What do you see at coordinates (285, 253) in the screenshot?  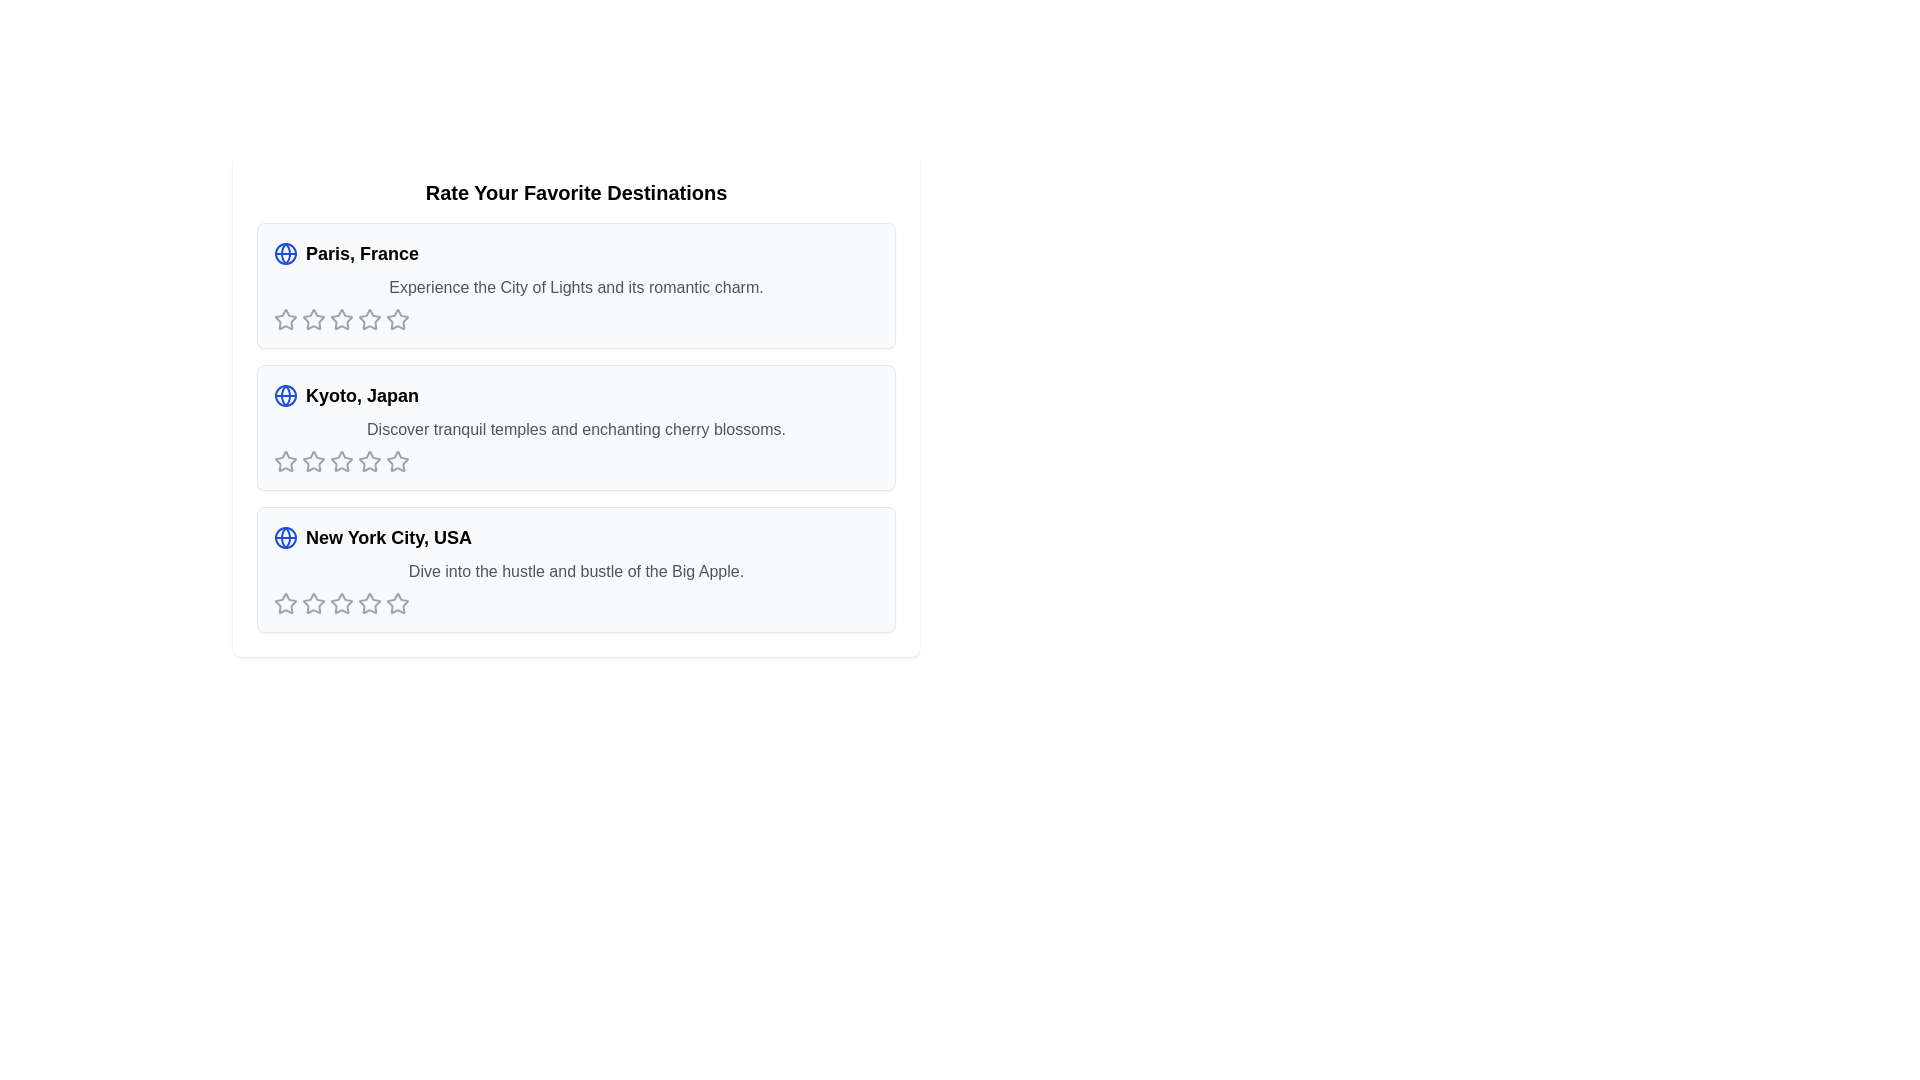 I see `the globe icon representing 'Paris, France' in the 'Rate Your Favorite Destinations' section` at bounding box center [285, 253].